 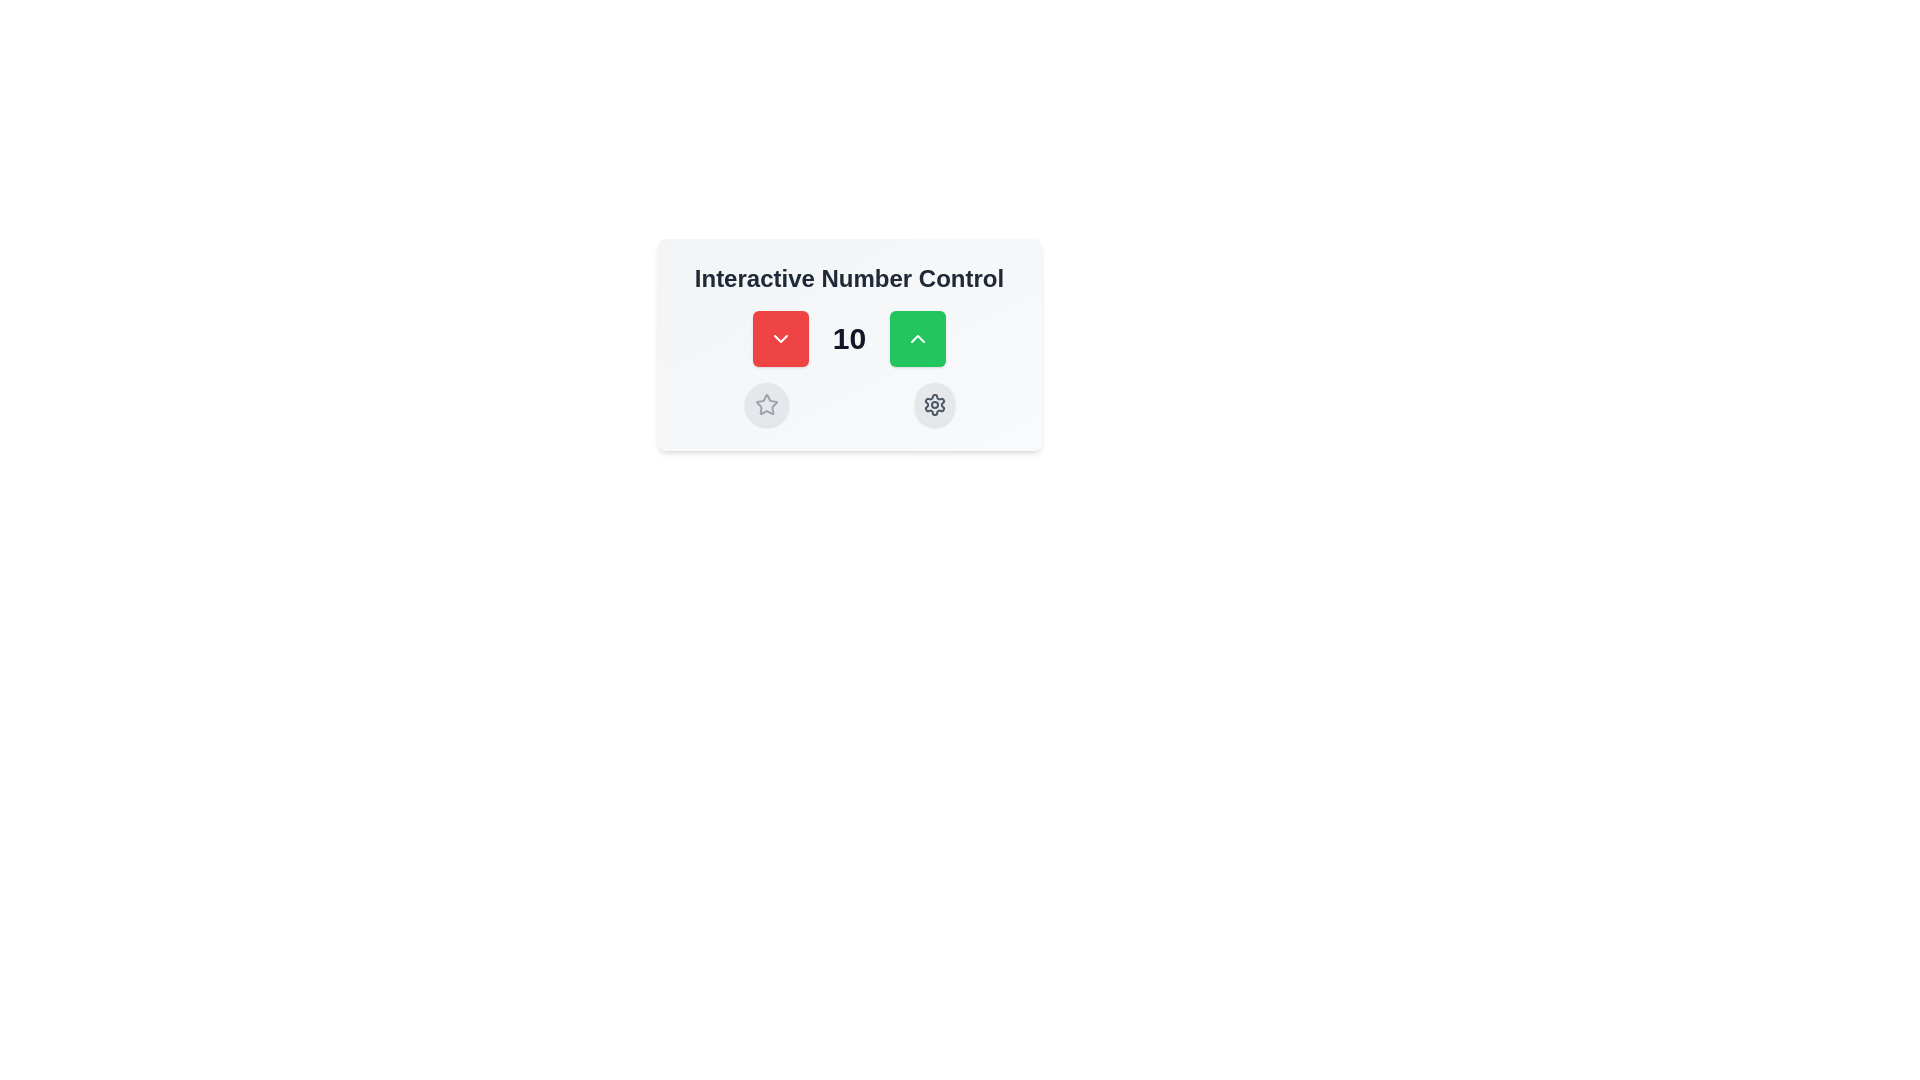 I want to click on the downward-facing chevron icon embedded within the red rectangular button on the left side of the number control interface, so click(x=779, y=338).